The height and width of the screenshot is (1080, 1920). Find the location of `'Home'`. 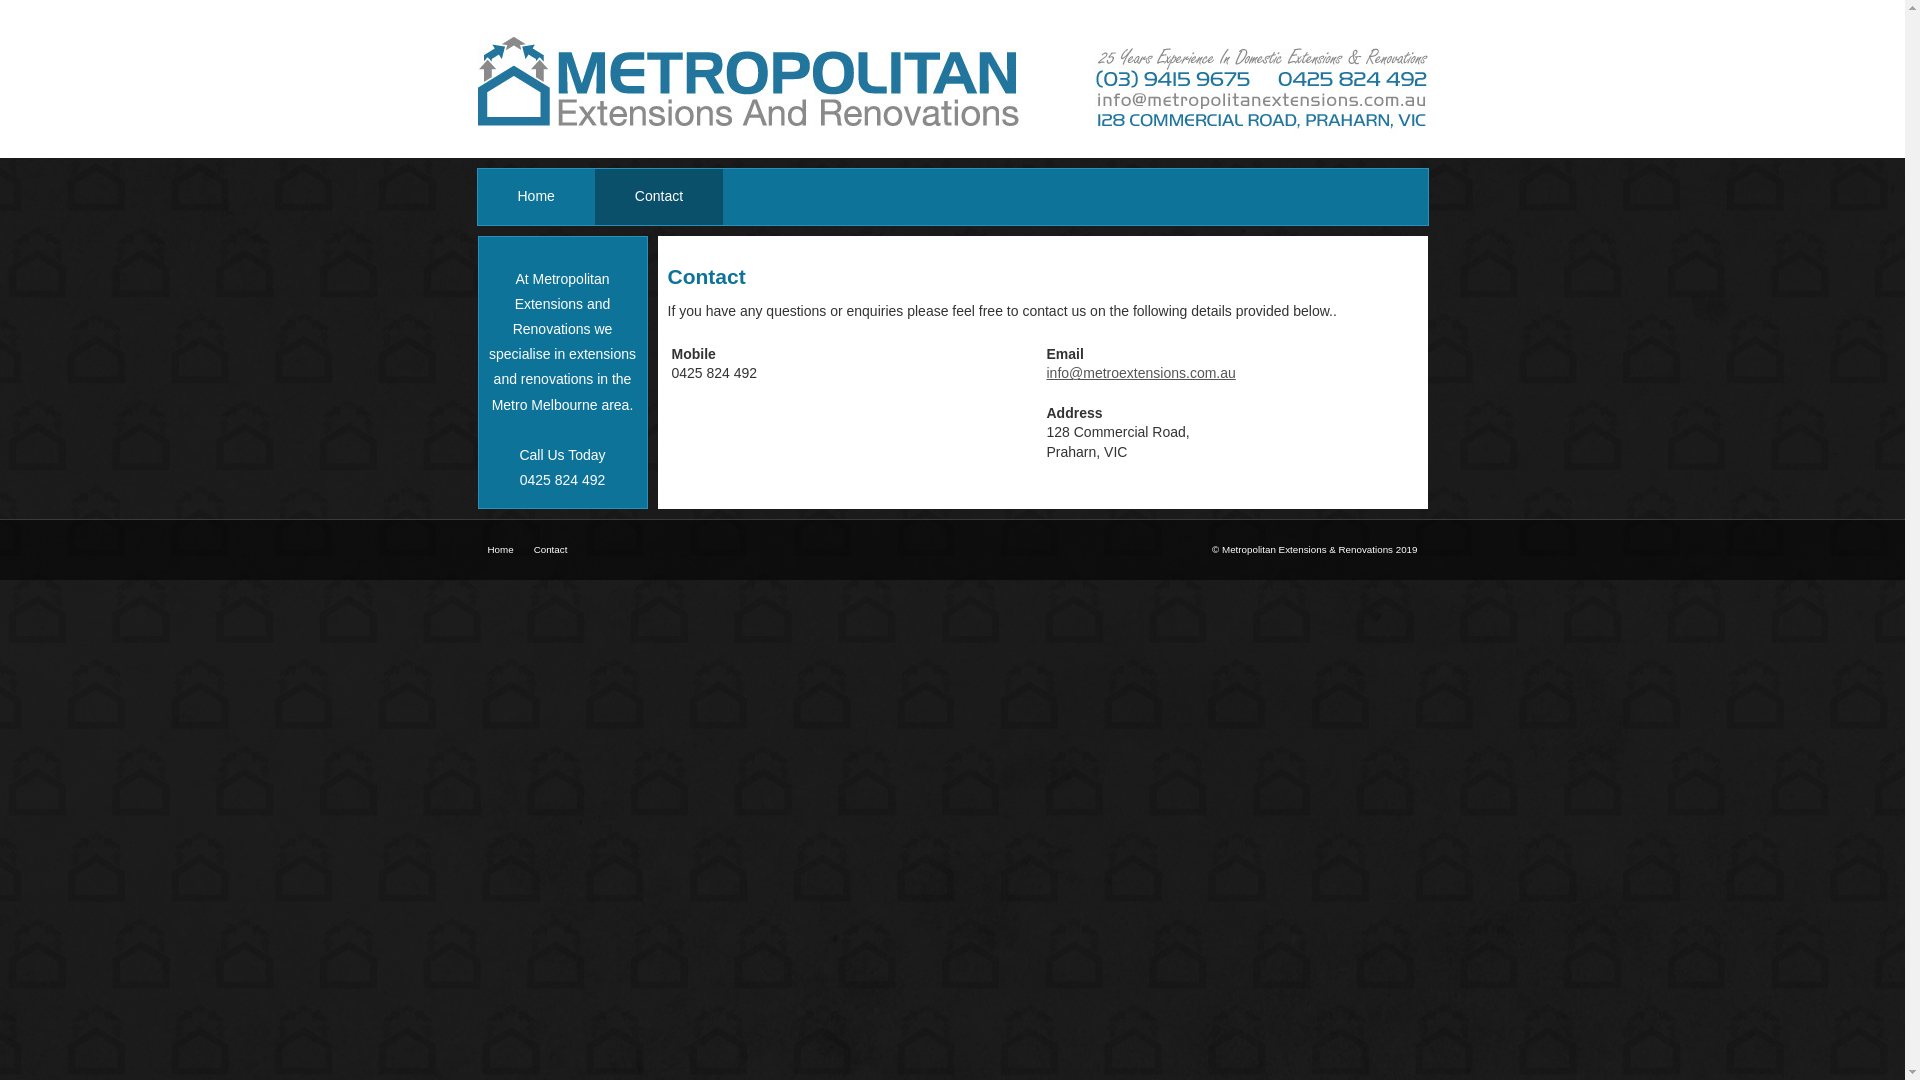

'Home' is located at coordinates (477, 196).